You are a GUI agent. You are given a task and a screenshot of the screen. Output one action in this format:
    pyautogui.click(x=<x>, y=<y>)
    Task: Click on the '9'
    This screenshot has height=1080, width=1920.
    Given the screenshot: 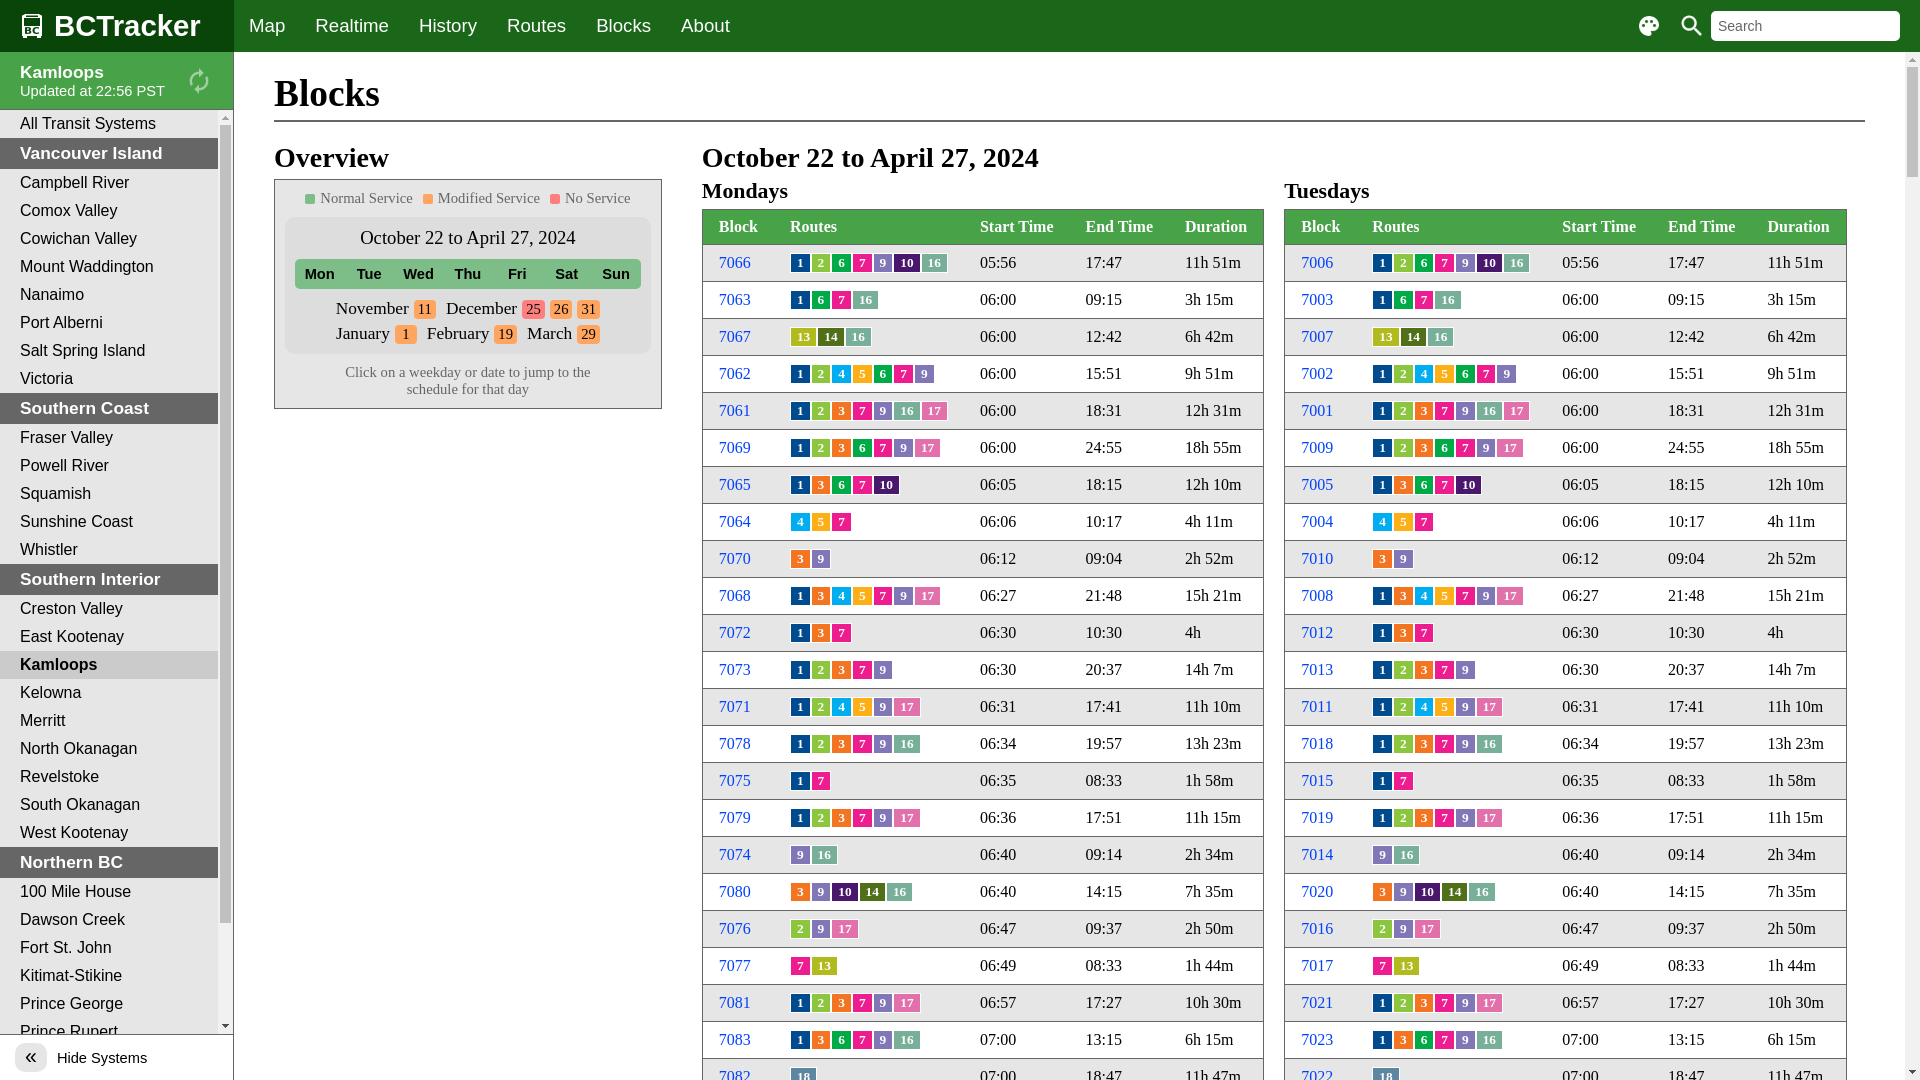 What is the action you would take?
    pyautogui.click(x=923, y=374)
    